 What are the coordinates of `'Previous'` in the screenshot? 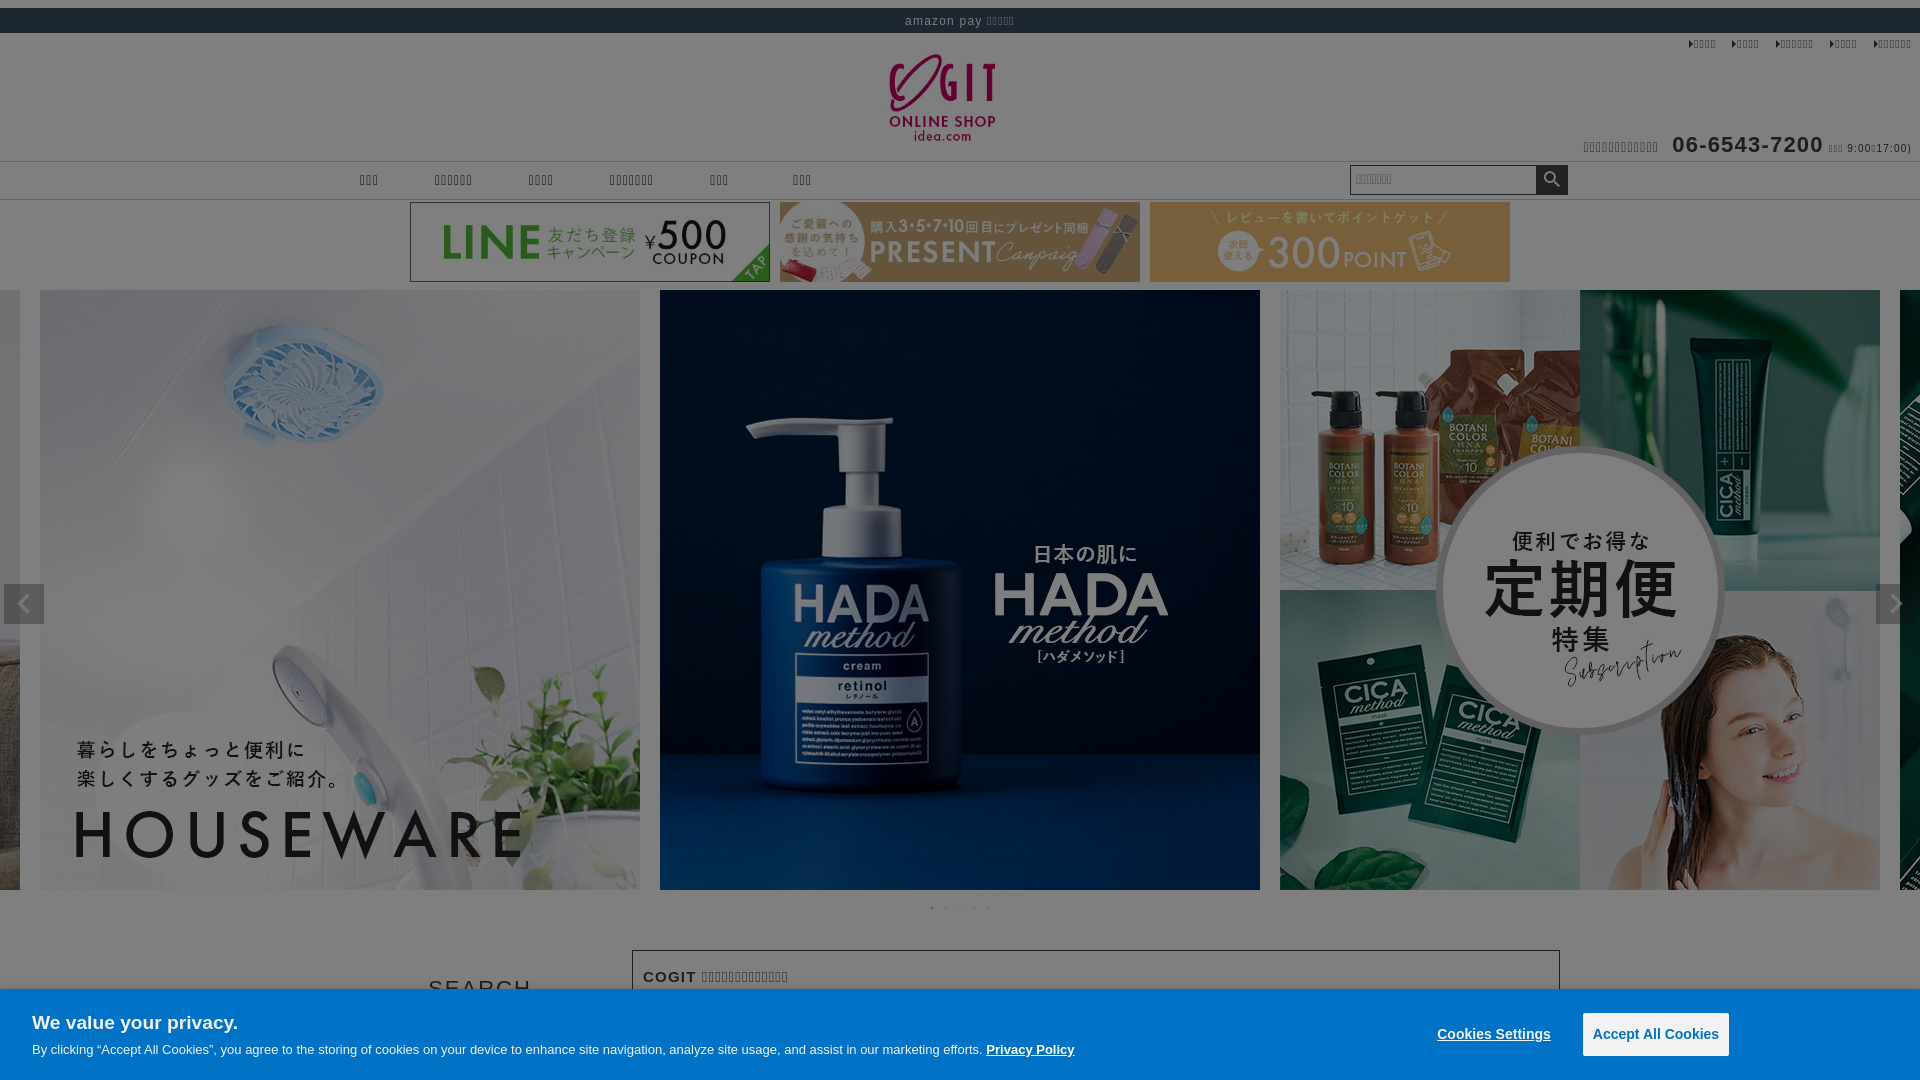 It's located at (24, 603).